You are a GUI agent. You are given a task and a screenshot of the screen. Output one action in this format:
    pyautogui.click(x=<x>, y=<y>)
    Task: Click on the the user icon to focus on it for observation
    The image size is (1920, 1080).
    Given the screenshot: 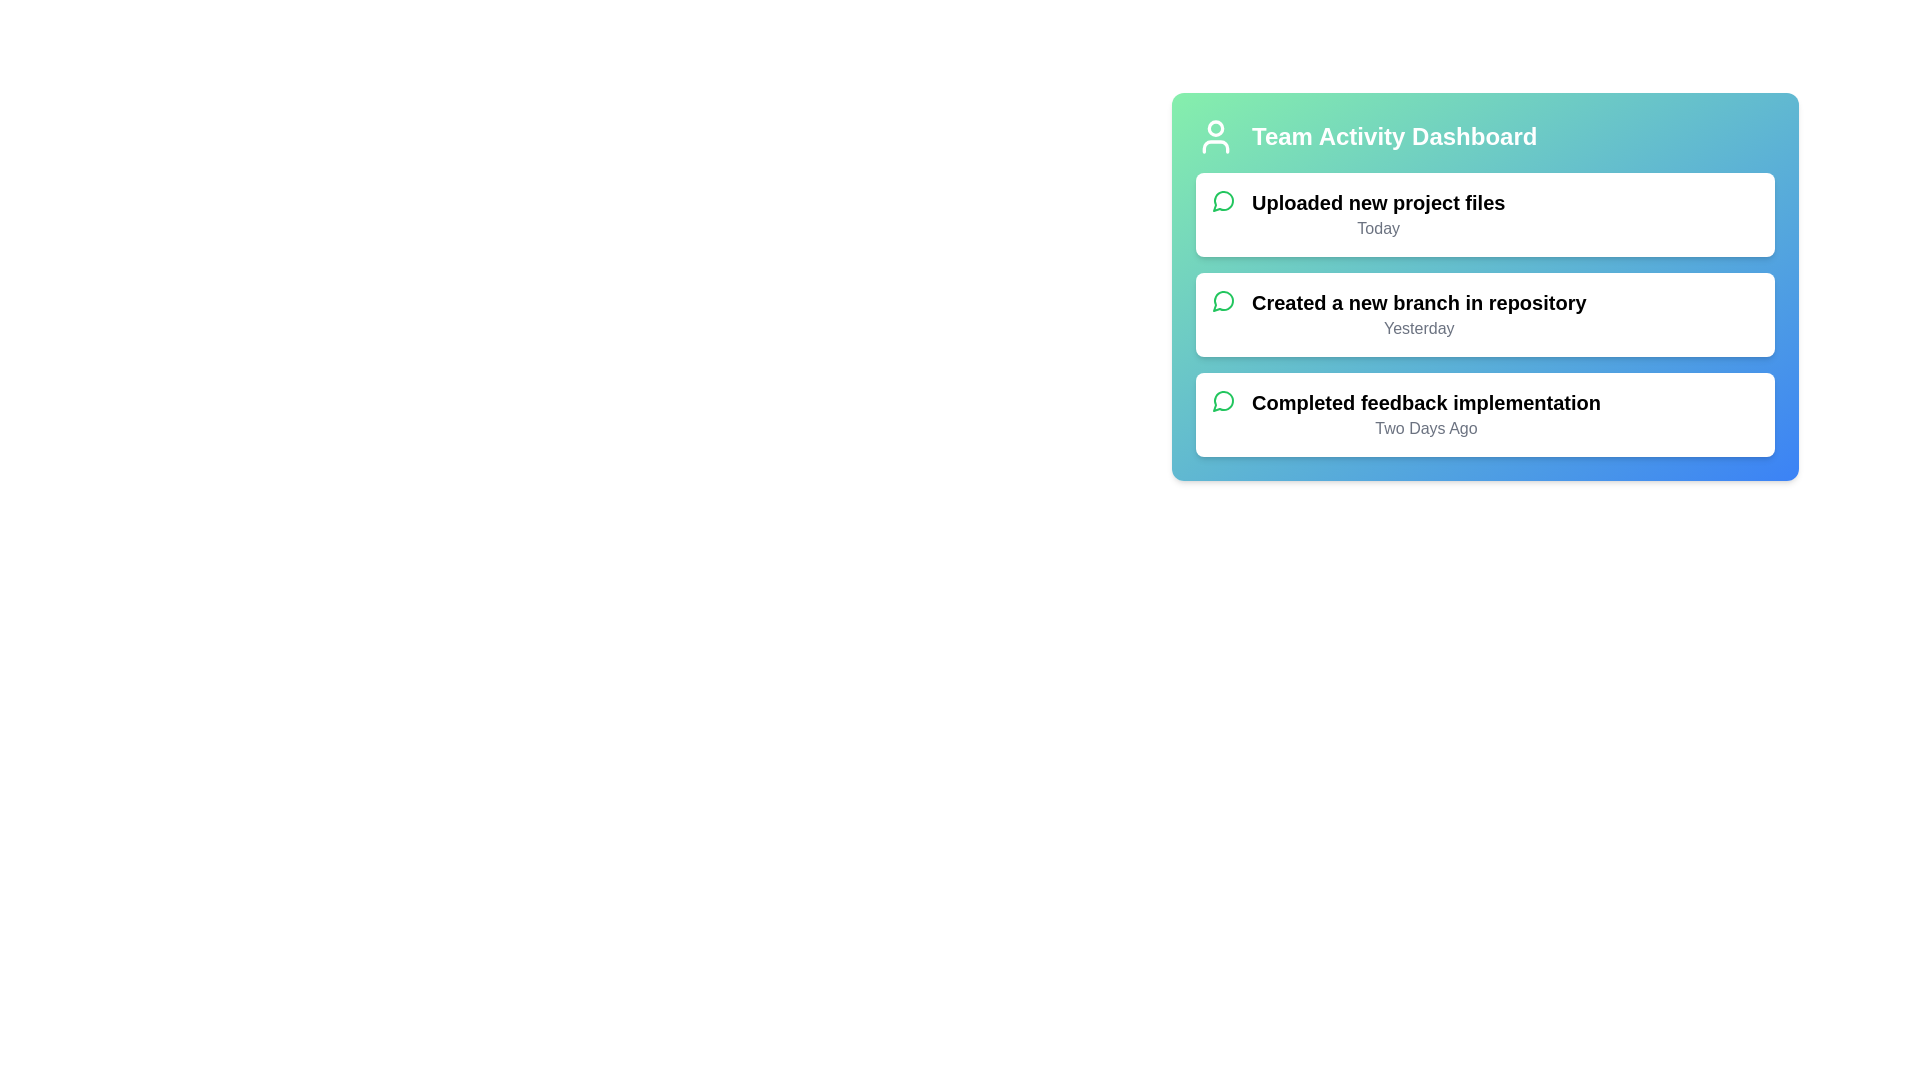 What is the action you would take?
    pyautogui.click(x=1214, y=136)
    